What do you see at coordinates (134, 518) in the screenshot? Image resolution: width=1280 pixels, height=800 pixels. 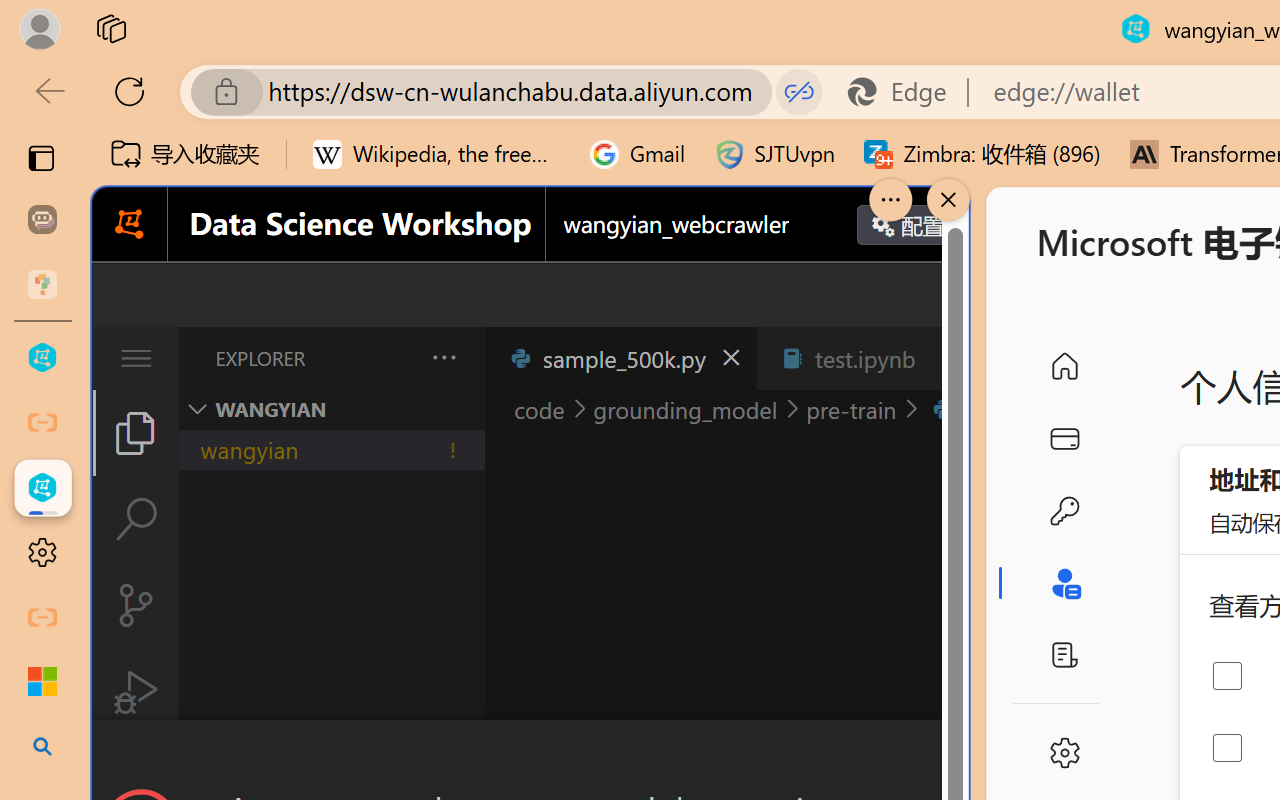 I see `'Search (Ctrl+Shift+F)'` at bounding box center [134, 518].